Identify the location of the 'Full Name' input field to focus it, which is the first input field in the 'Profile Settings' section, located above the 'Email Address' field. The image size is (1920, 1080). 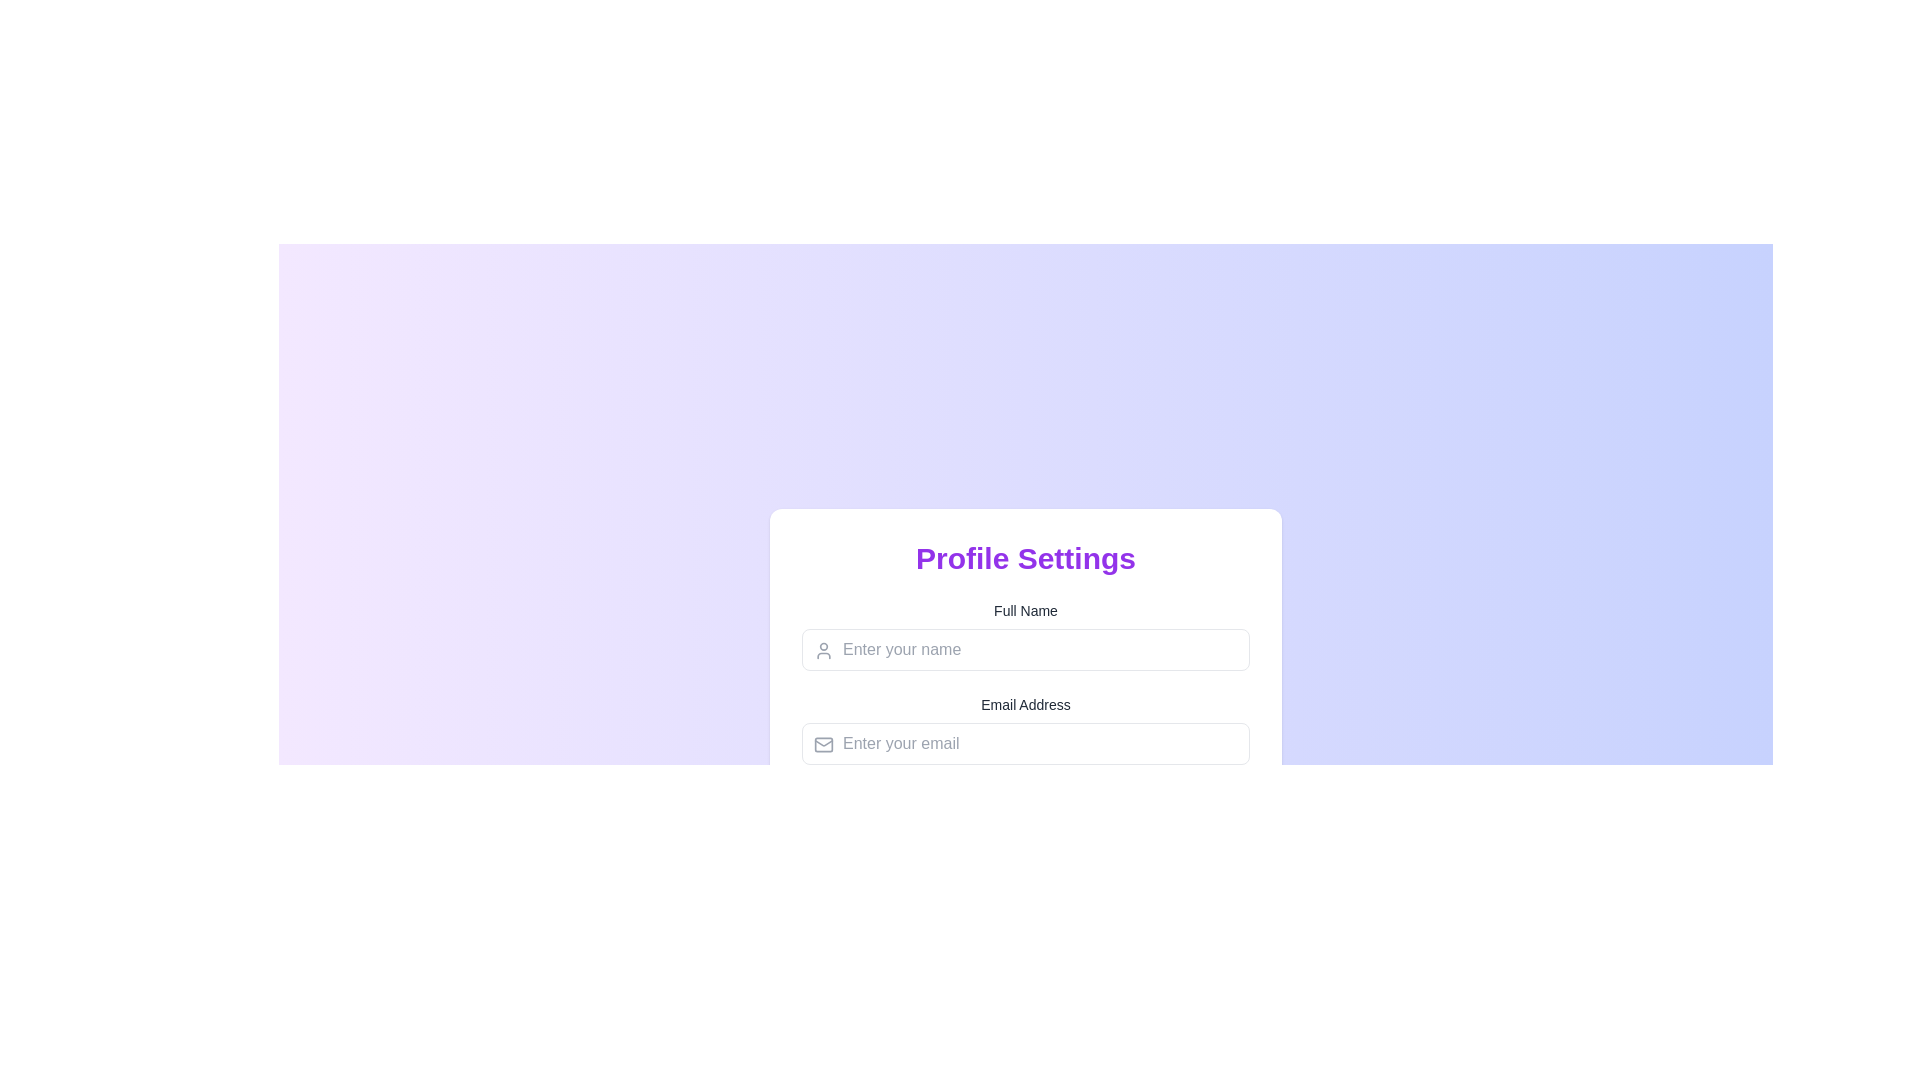
(1026, 636).